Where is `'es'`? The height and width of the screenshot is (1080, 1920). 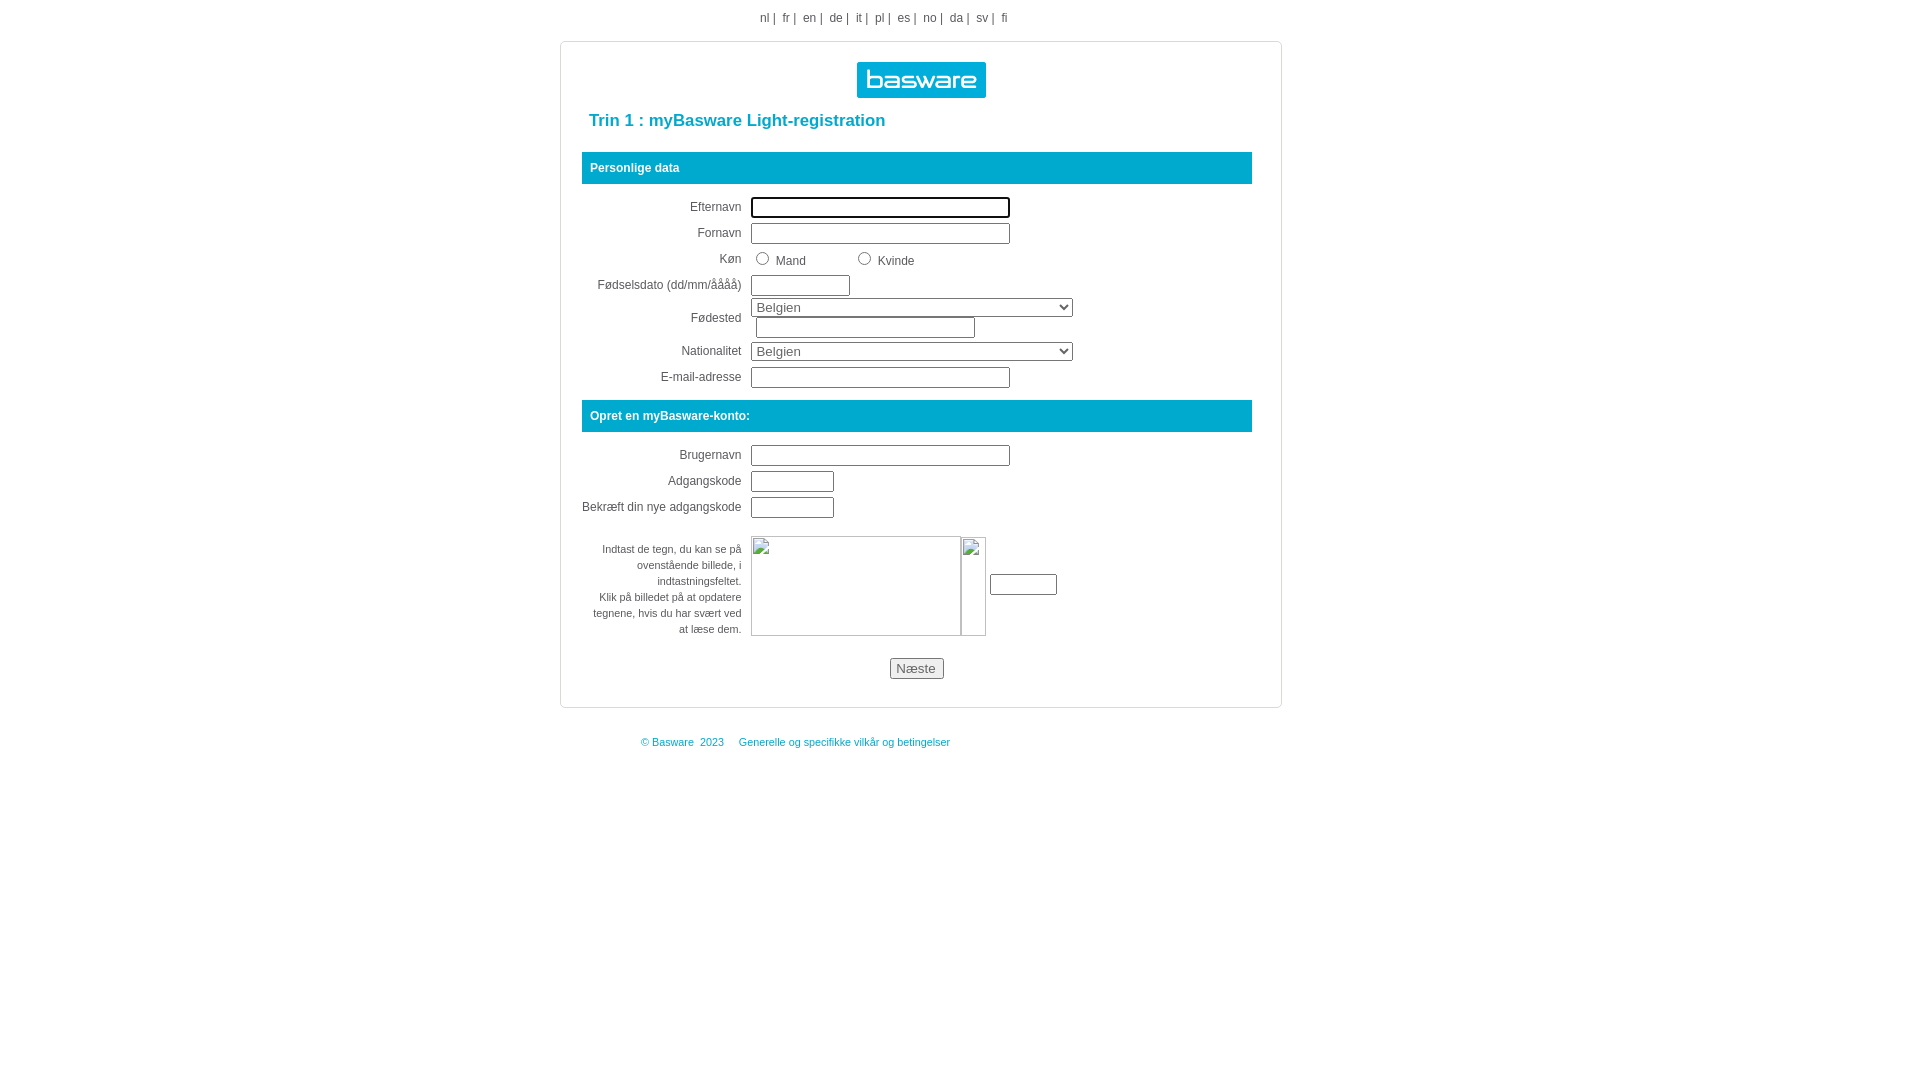 'es' is located at coordinates (896, 18).